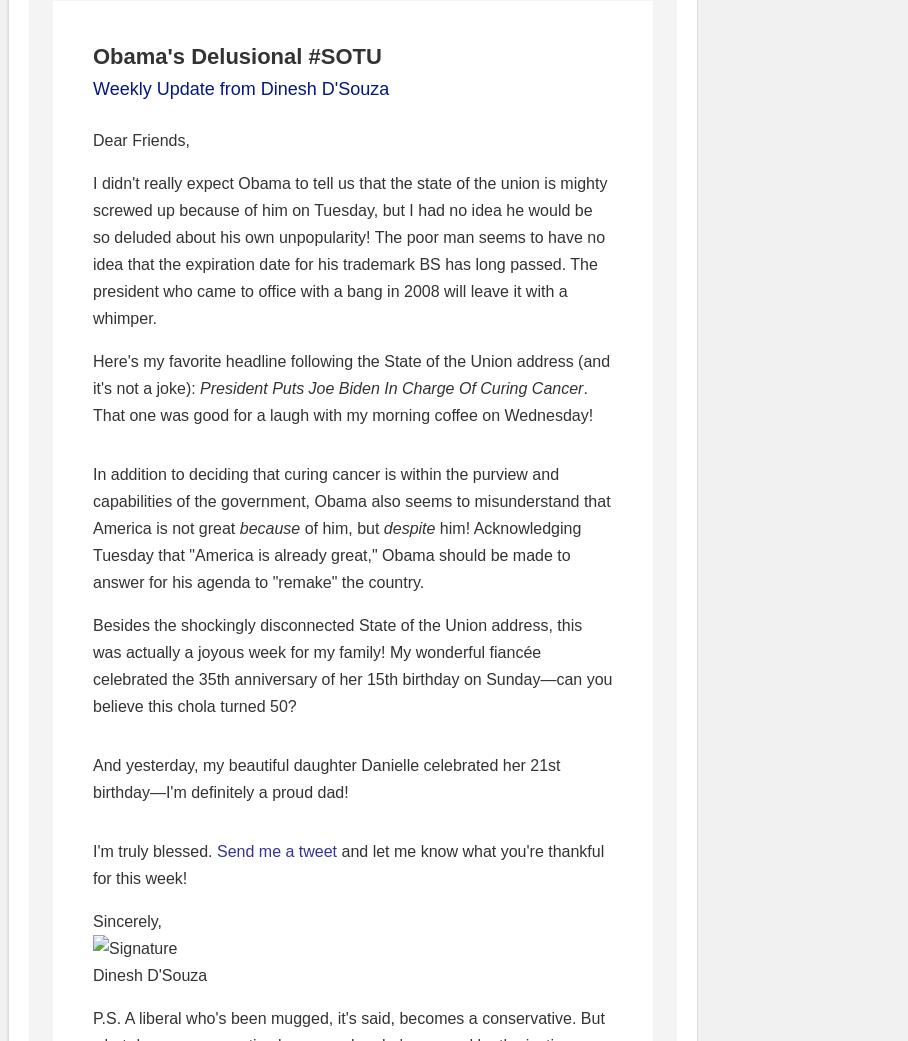 This screenshot has height=1041, width=908. I want to click on 'him! Acknowledging Tuesday that "America is already great," Obama should be made to answer for his agenda to "remake" the country.', so click(91, 555).